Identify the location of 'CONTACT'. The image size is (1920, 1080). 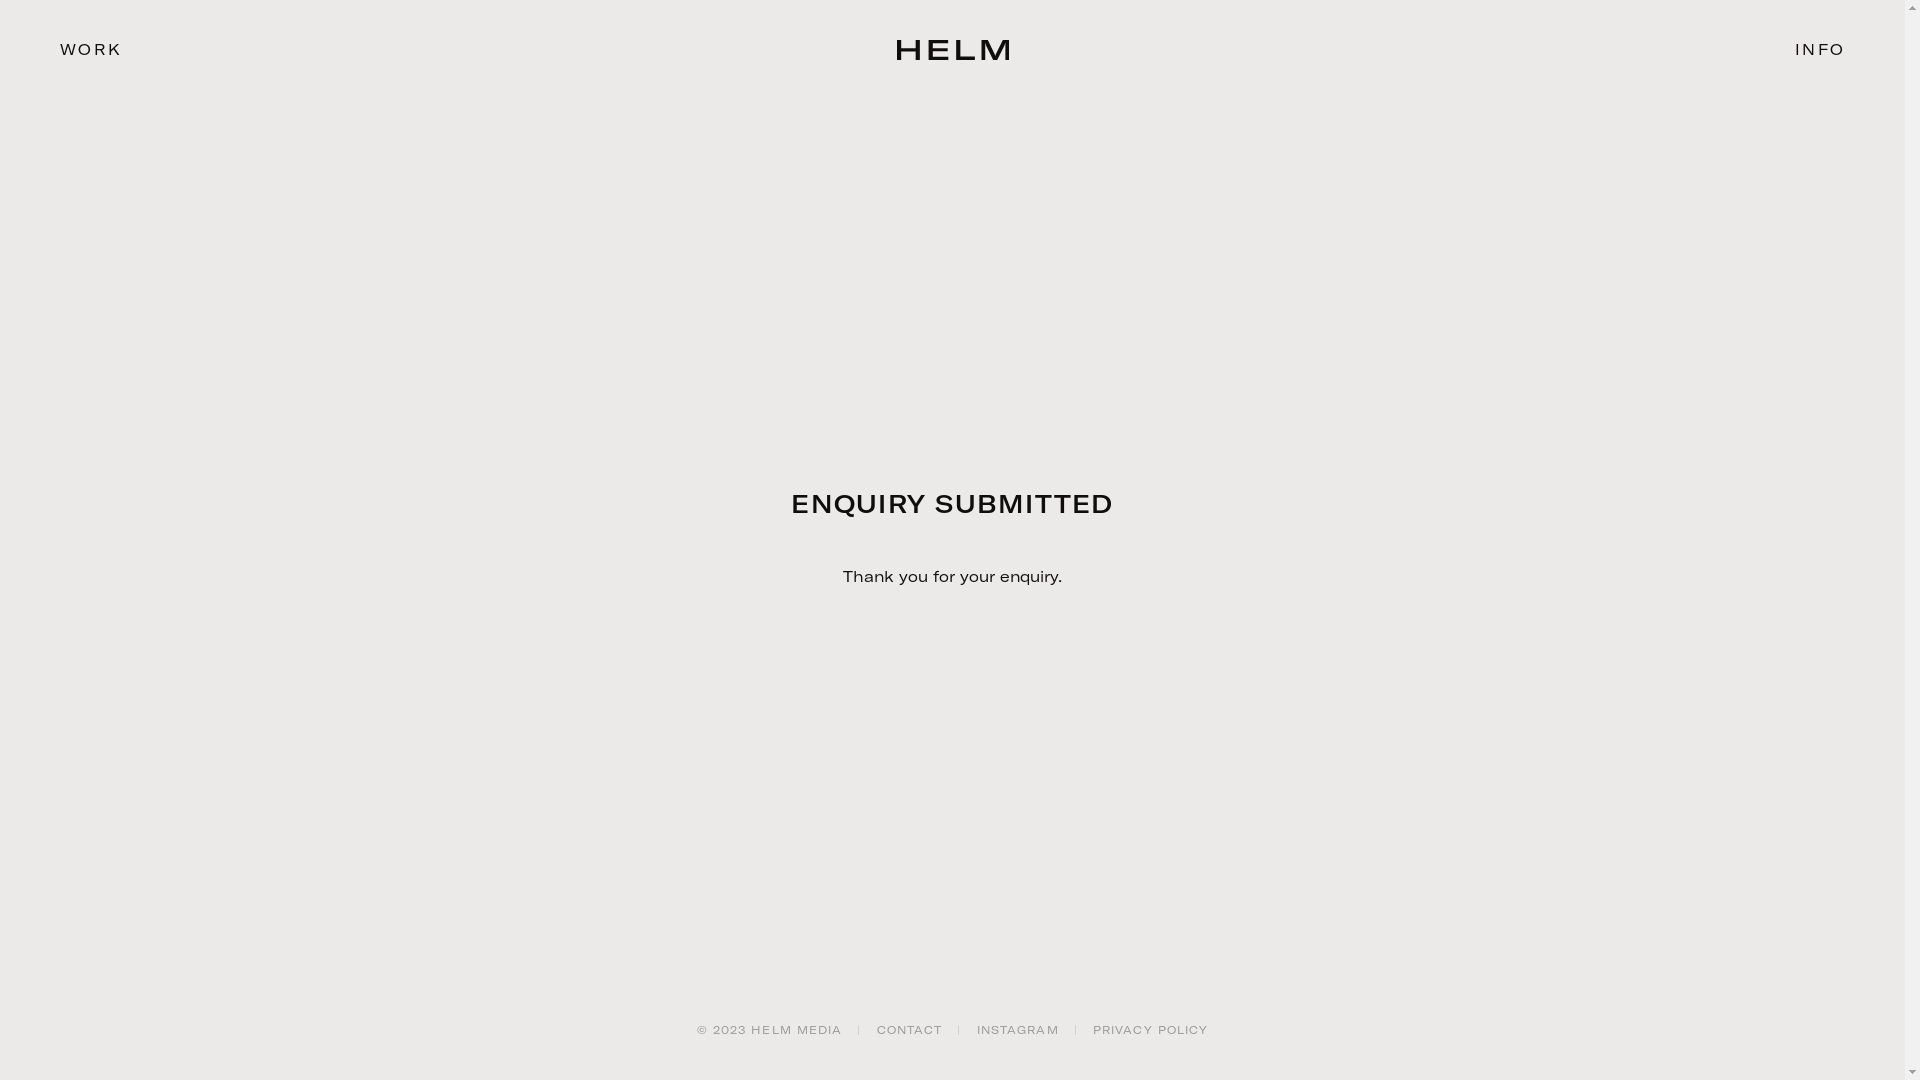
(909, 1029).